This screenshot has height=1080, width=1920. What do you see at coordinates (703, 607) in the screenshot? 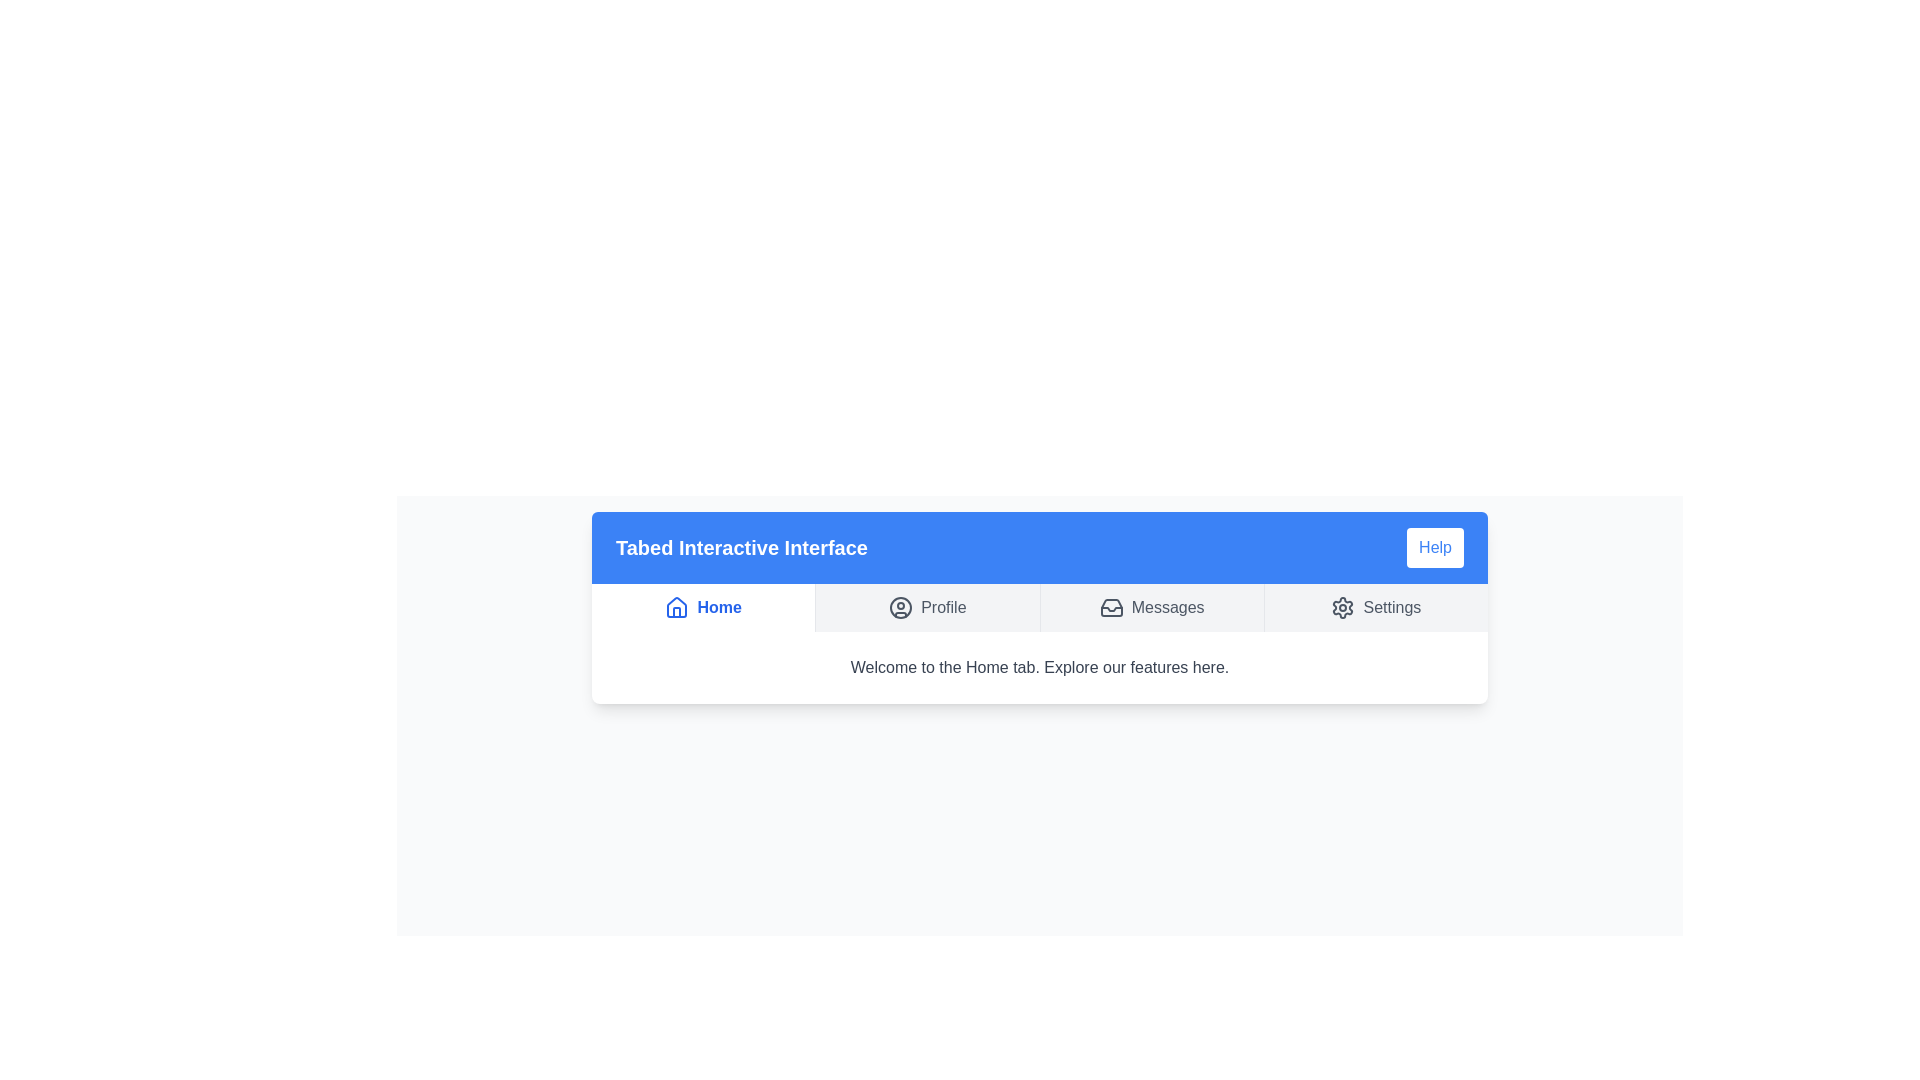
I see `the 'Home' interactive button in the navigation bar` at bounding box center [703, 607].